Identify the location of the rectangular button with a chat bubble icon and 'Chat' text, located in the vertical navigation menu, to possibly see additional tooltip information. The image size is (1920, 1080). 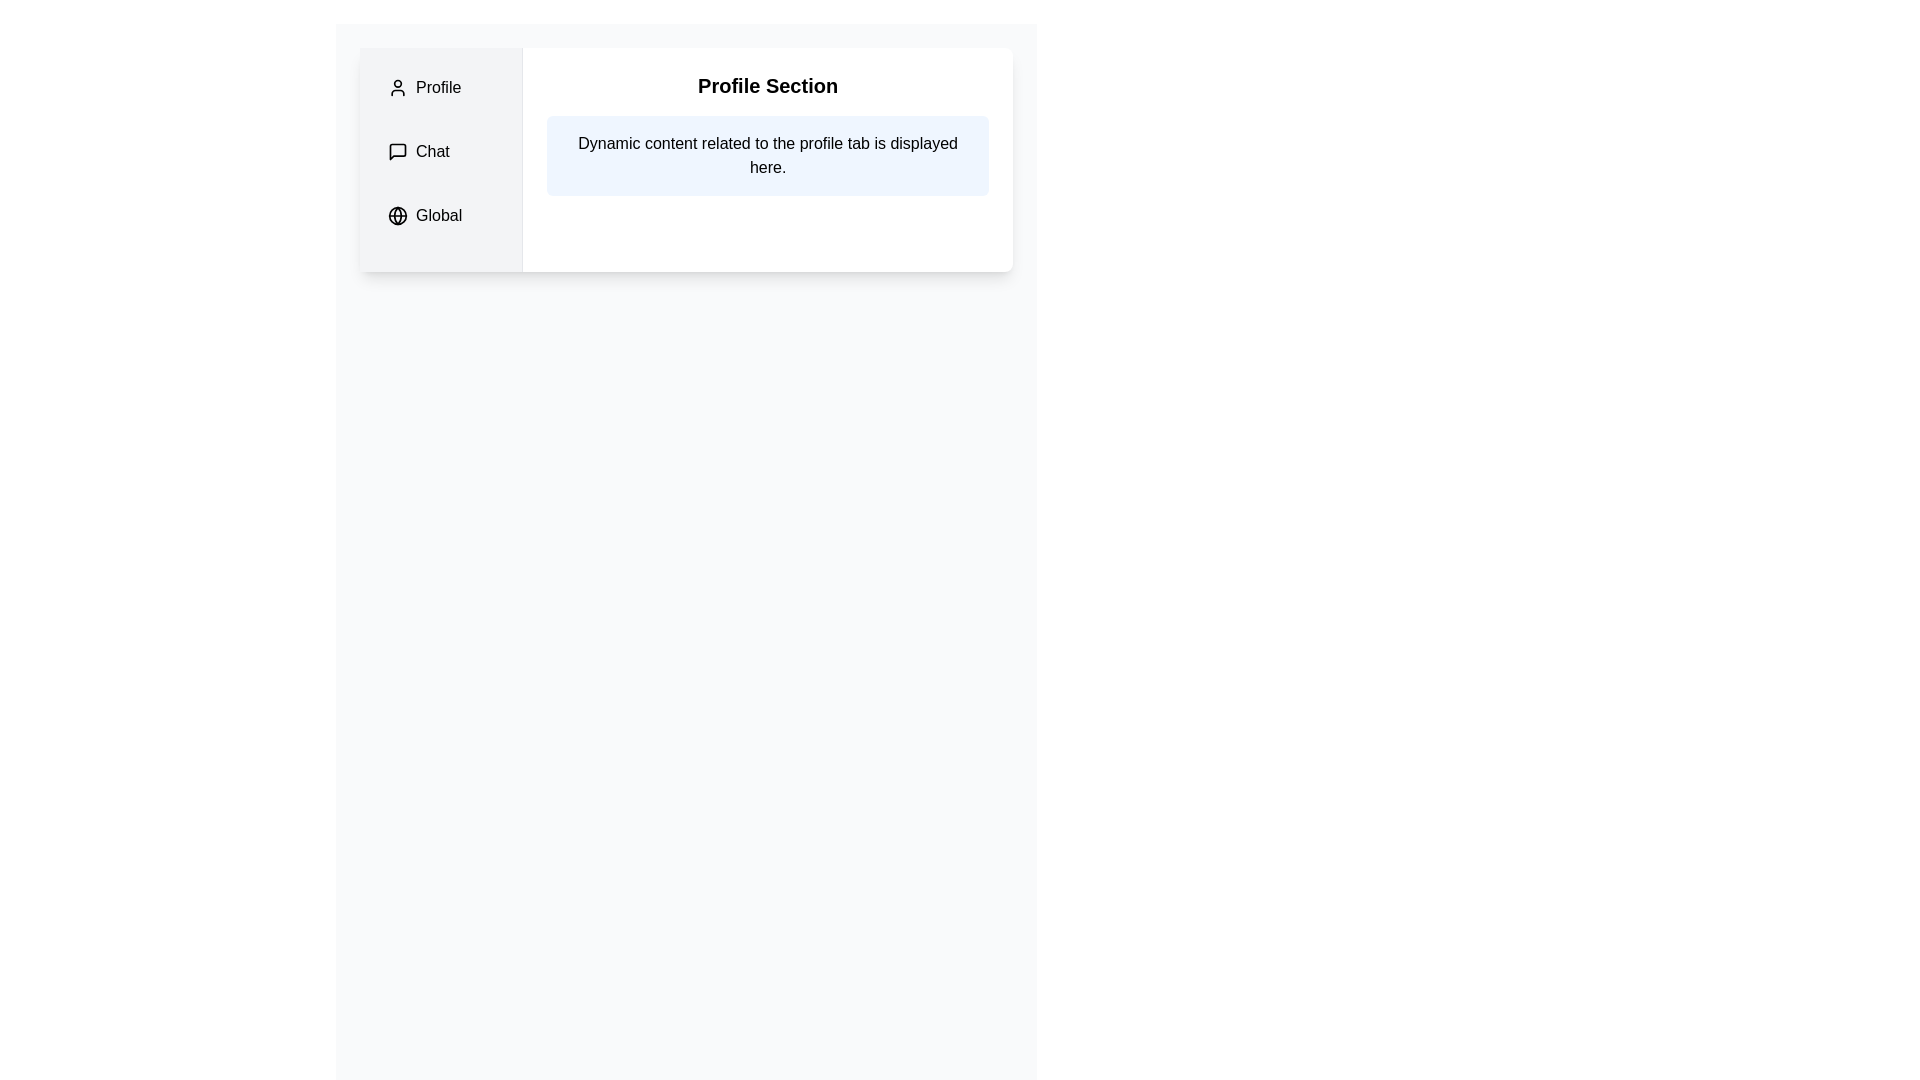
(440, 150).